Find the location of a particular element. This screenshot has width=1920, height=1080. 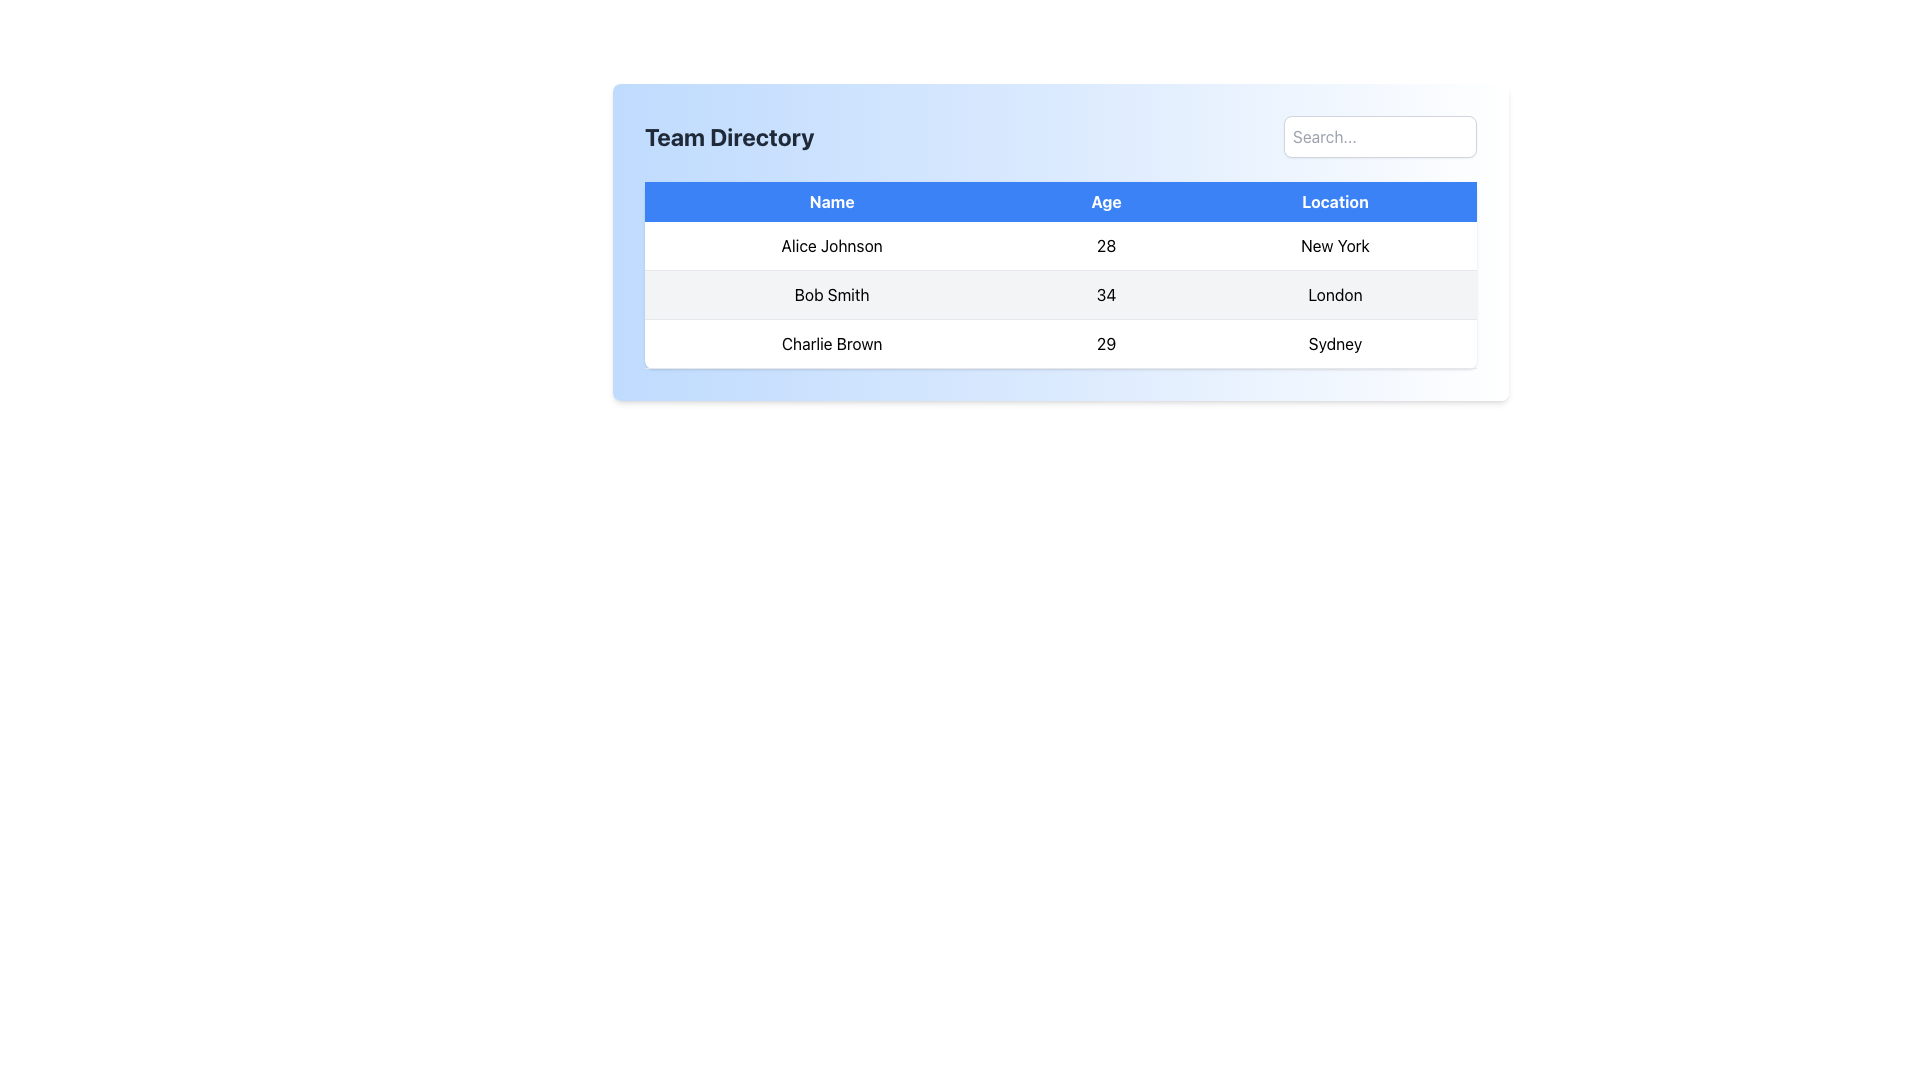

the text element displaying the age of 'Alice Johnson' in the demographic information table, located in the first row, second column between 'Name' and 'Location' is located at coordinates (1105, 245).